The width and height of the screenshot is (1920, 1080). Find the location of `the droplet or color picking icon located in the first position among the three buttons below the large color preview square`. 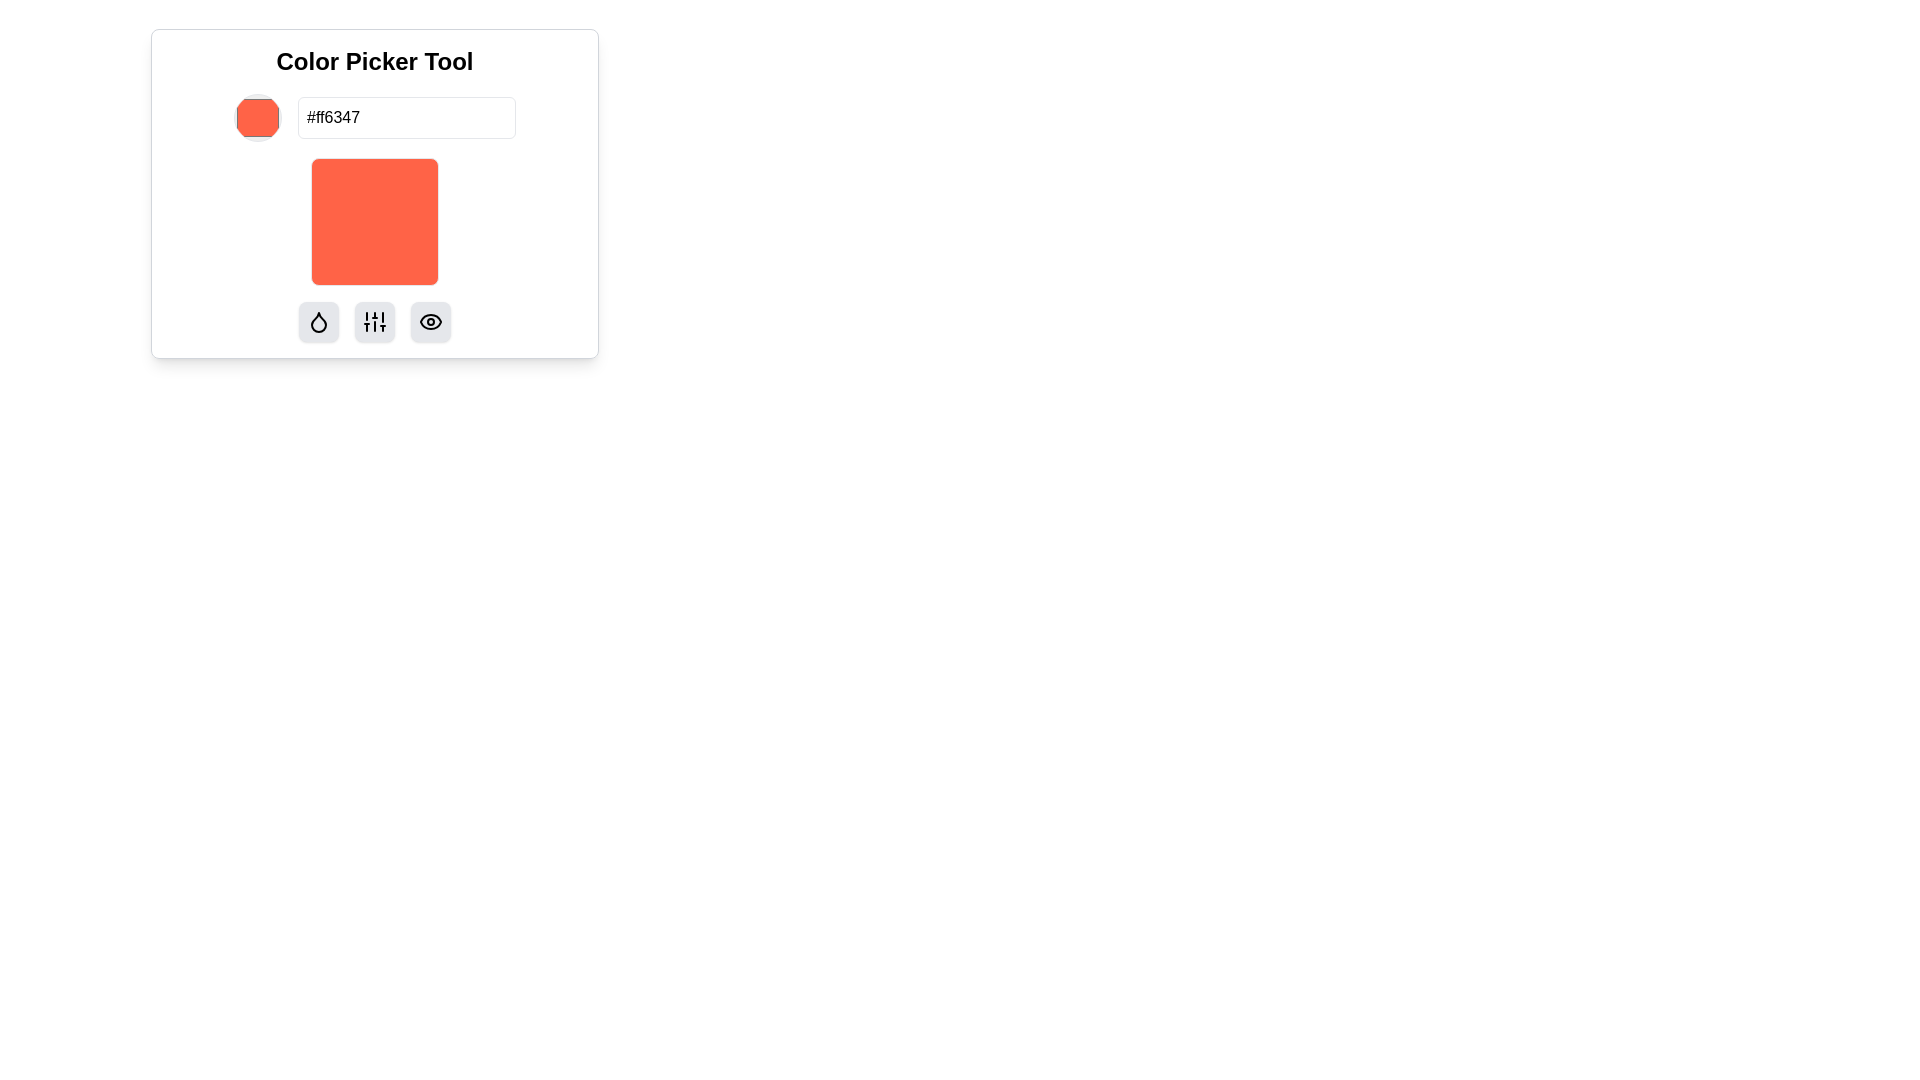

the droplet or color picking icon located in the first position among the three buttons below the large color preview square is located at coordinates (317, 320).